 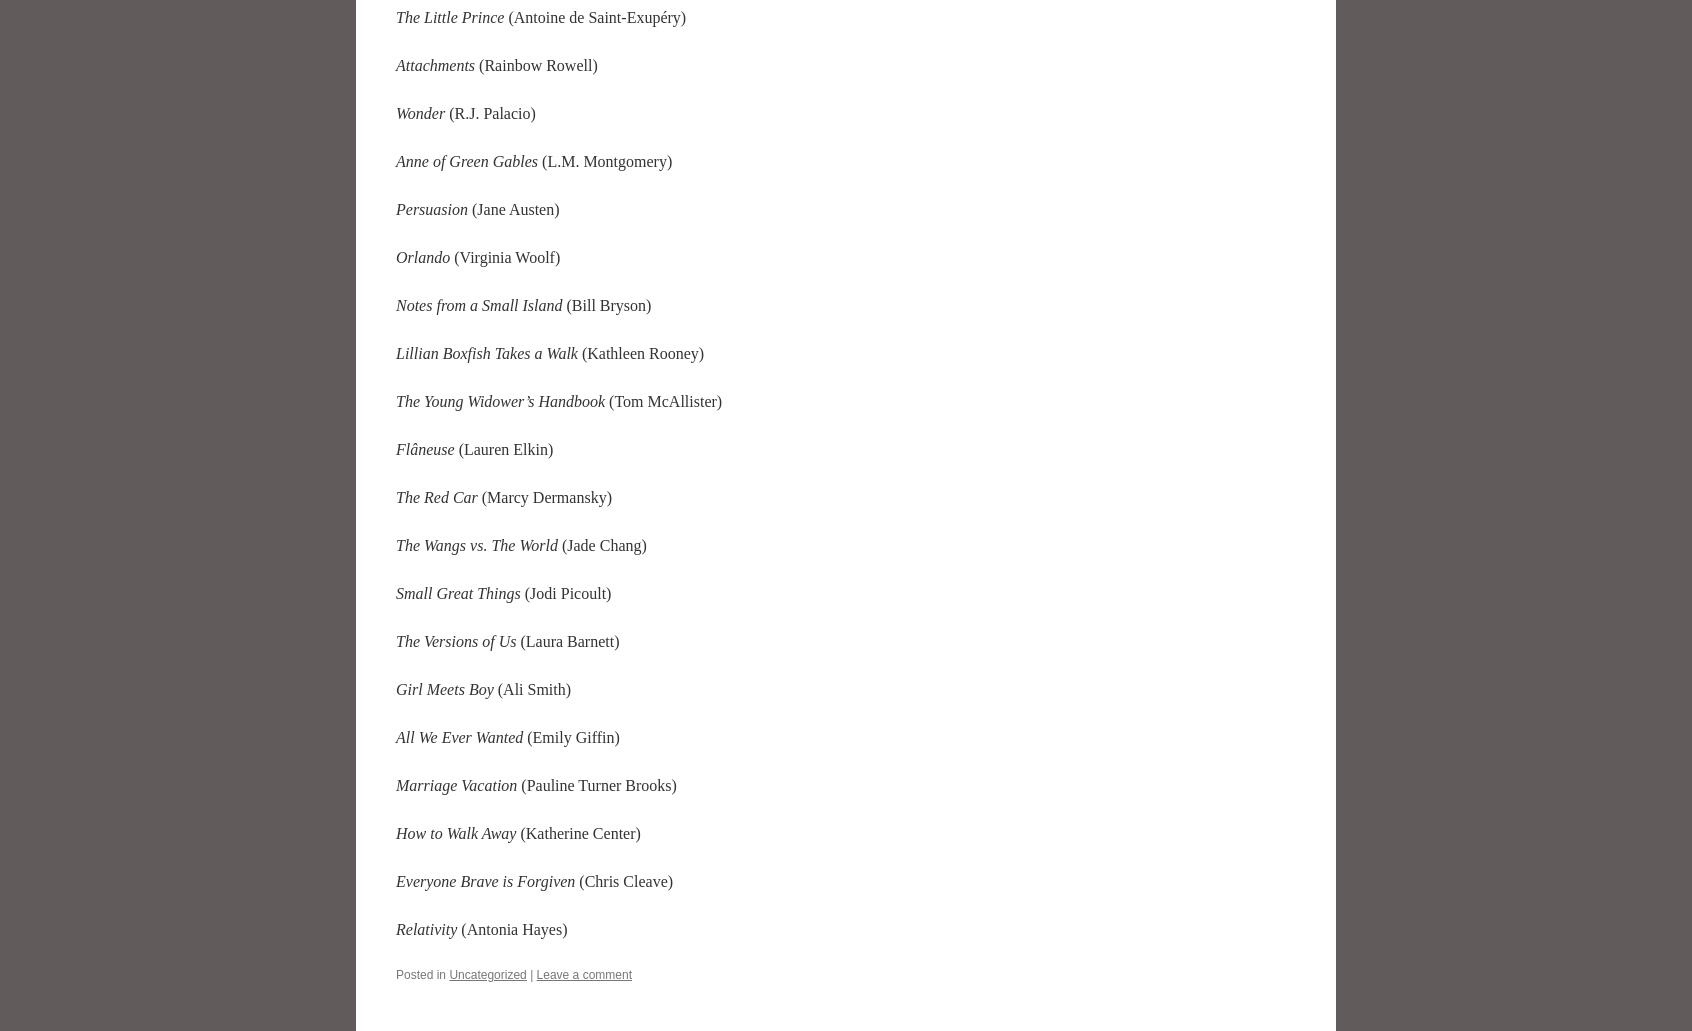 I want to click on '(Jane Austen)', so click(x=513, y=208).